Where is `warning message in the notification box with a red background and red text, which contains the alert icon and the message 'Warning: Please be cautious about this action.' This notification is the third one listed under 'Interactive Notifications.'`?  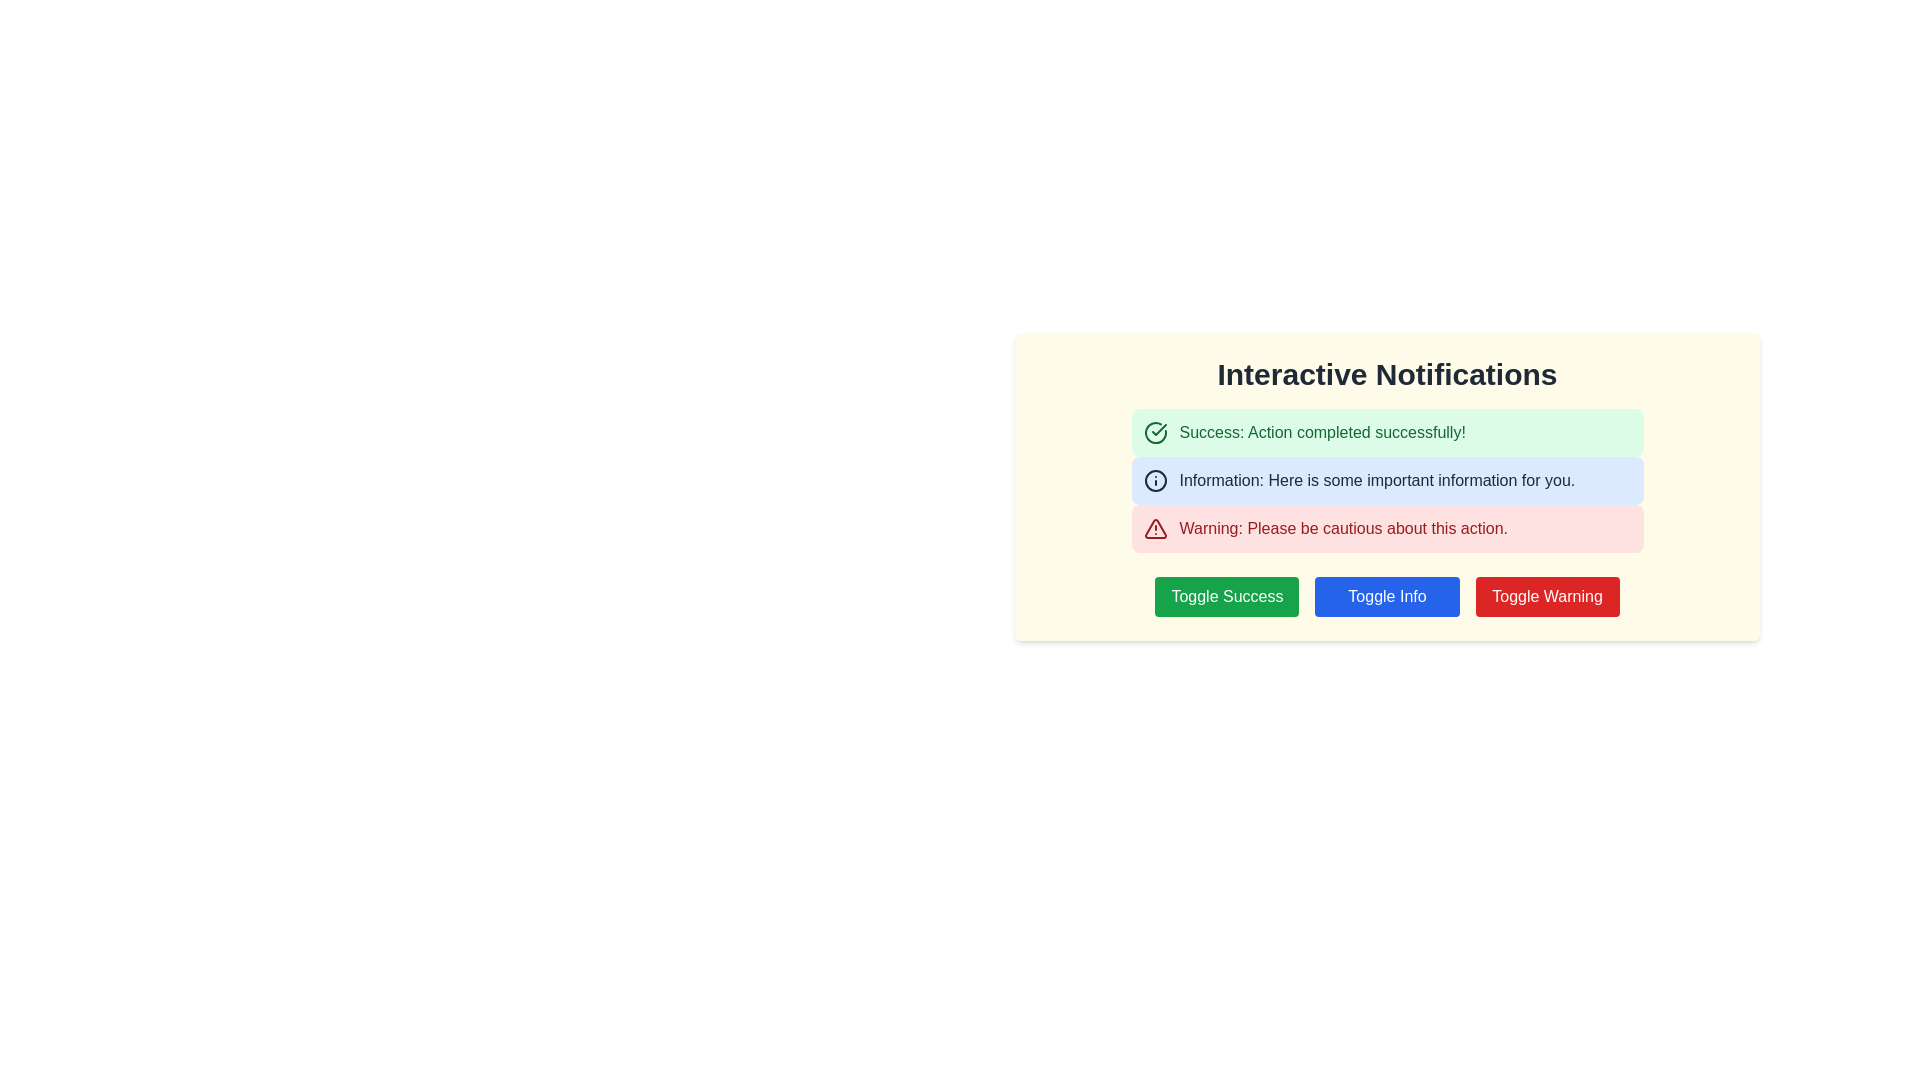 warning message in the notification box with a red background and red text, which contains the alert icon and the message 'Warning: Please be cautious about this action.' This notification is the third one listed under 'Interactive Notifications.' is located at coordinates (1386, 527).